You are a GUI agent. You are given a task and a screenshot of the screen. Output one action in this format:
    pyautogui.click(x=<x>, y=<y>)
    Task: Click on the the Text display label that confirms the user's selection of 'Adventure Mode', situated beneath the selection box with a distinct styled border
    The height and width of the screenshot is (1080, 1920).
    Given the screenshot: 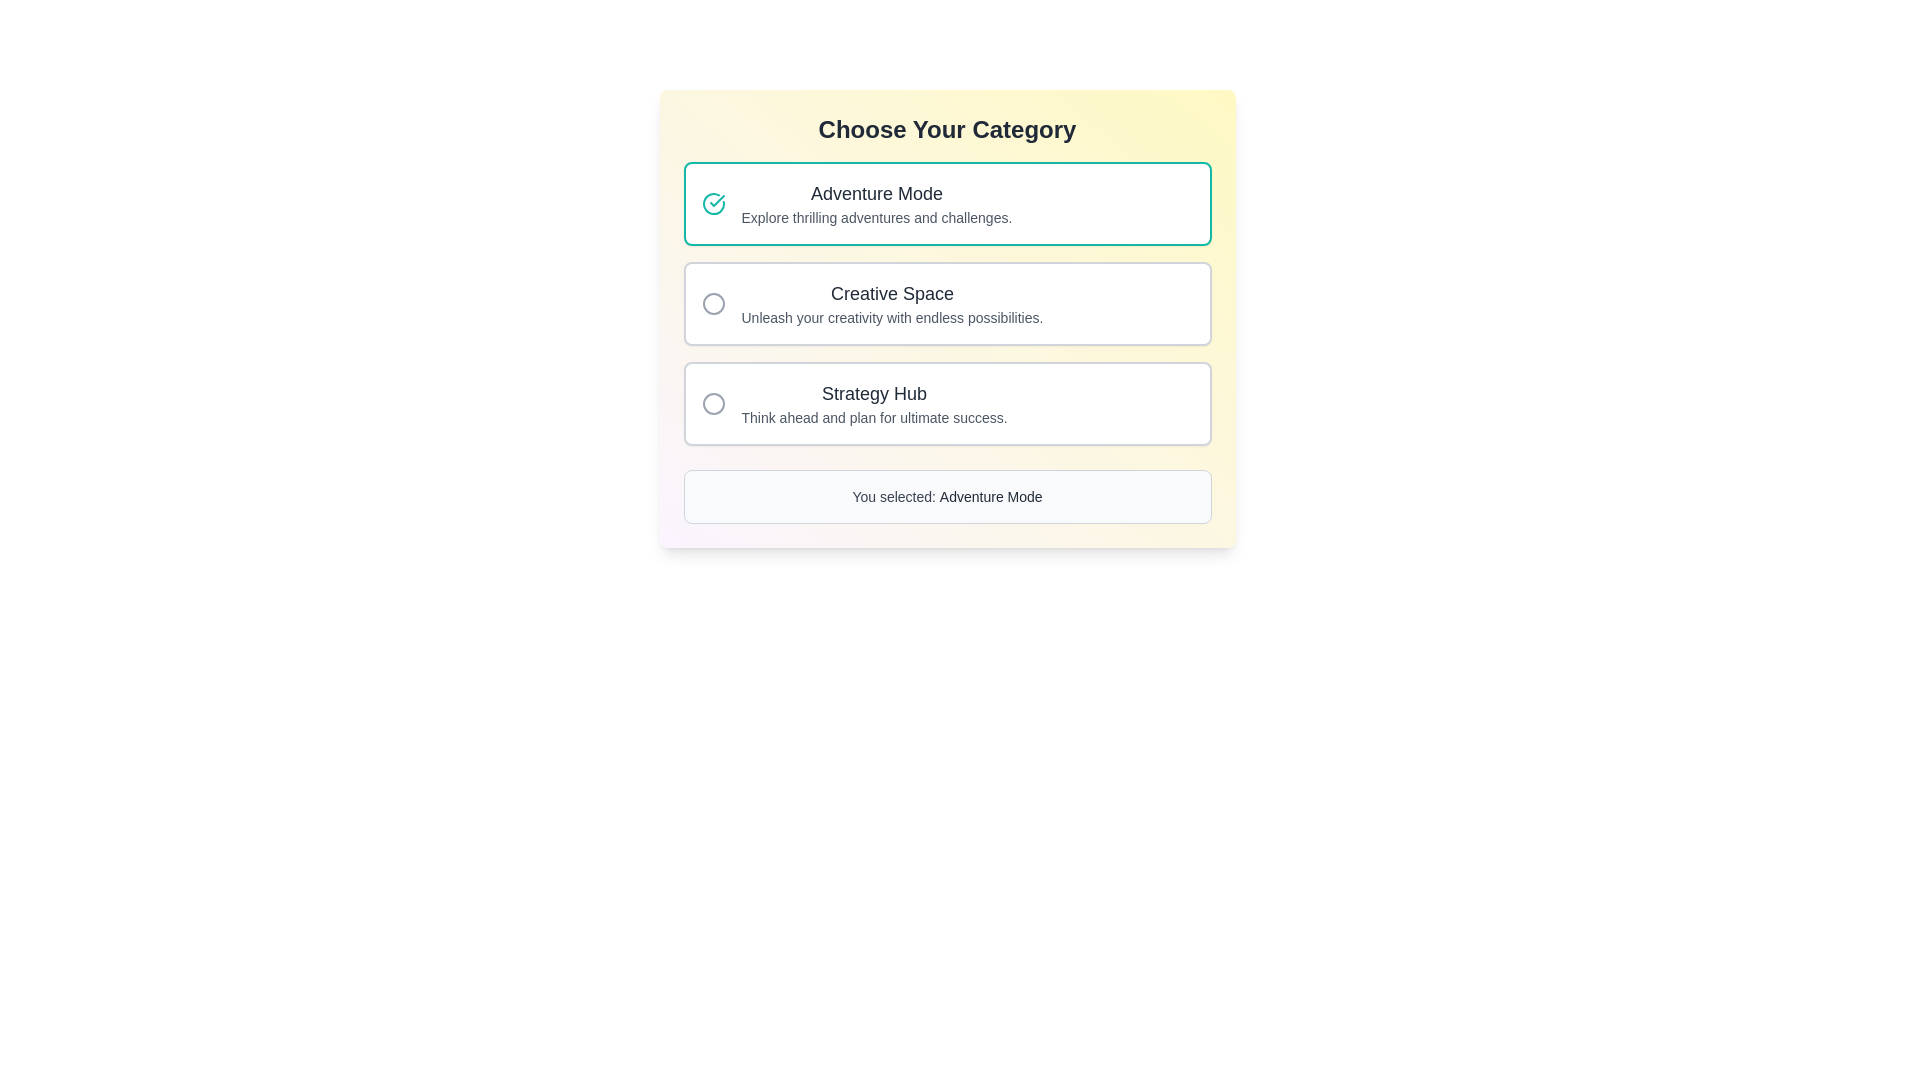 What is the action you would take?
    pyautogui.click(x=946, y=496)
    